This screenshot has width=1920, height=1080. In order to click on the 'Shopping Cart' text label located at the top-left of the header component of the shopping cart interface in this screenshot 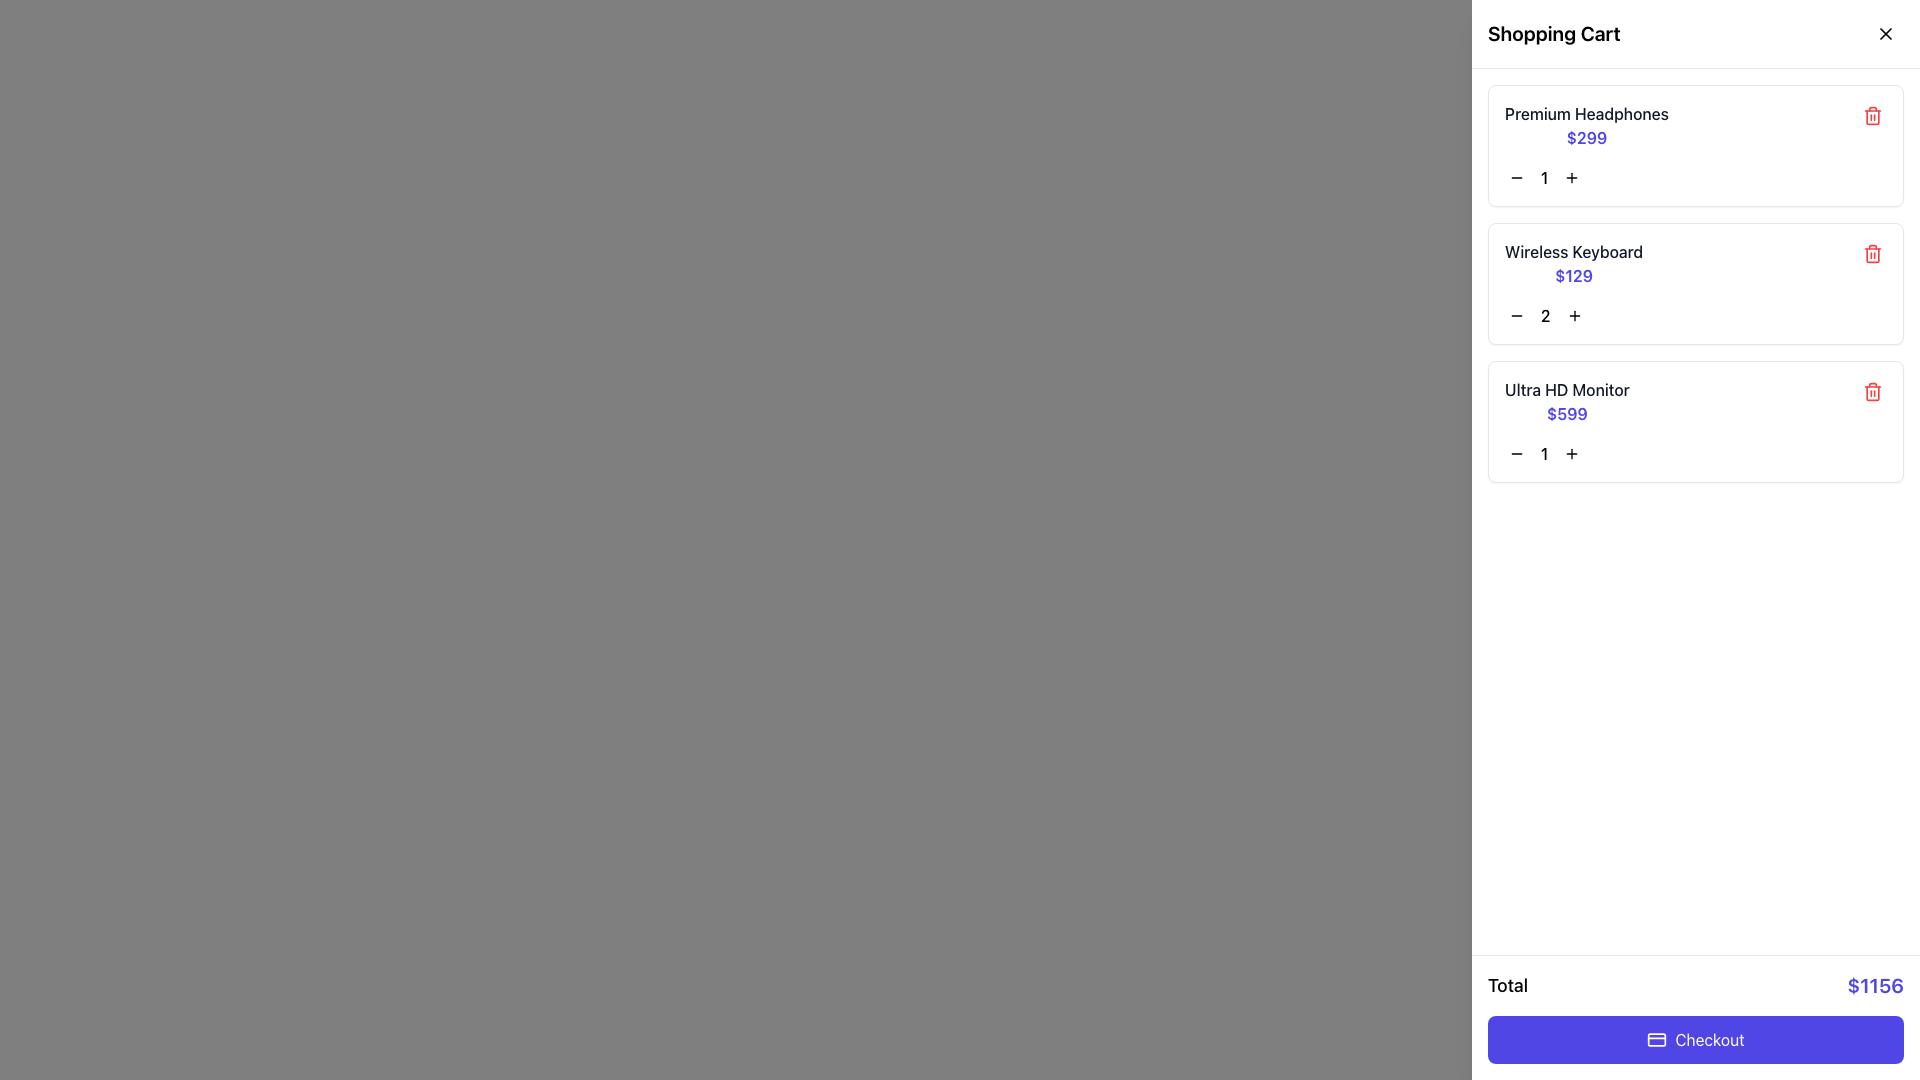, I will do `click(1553, 34)`.